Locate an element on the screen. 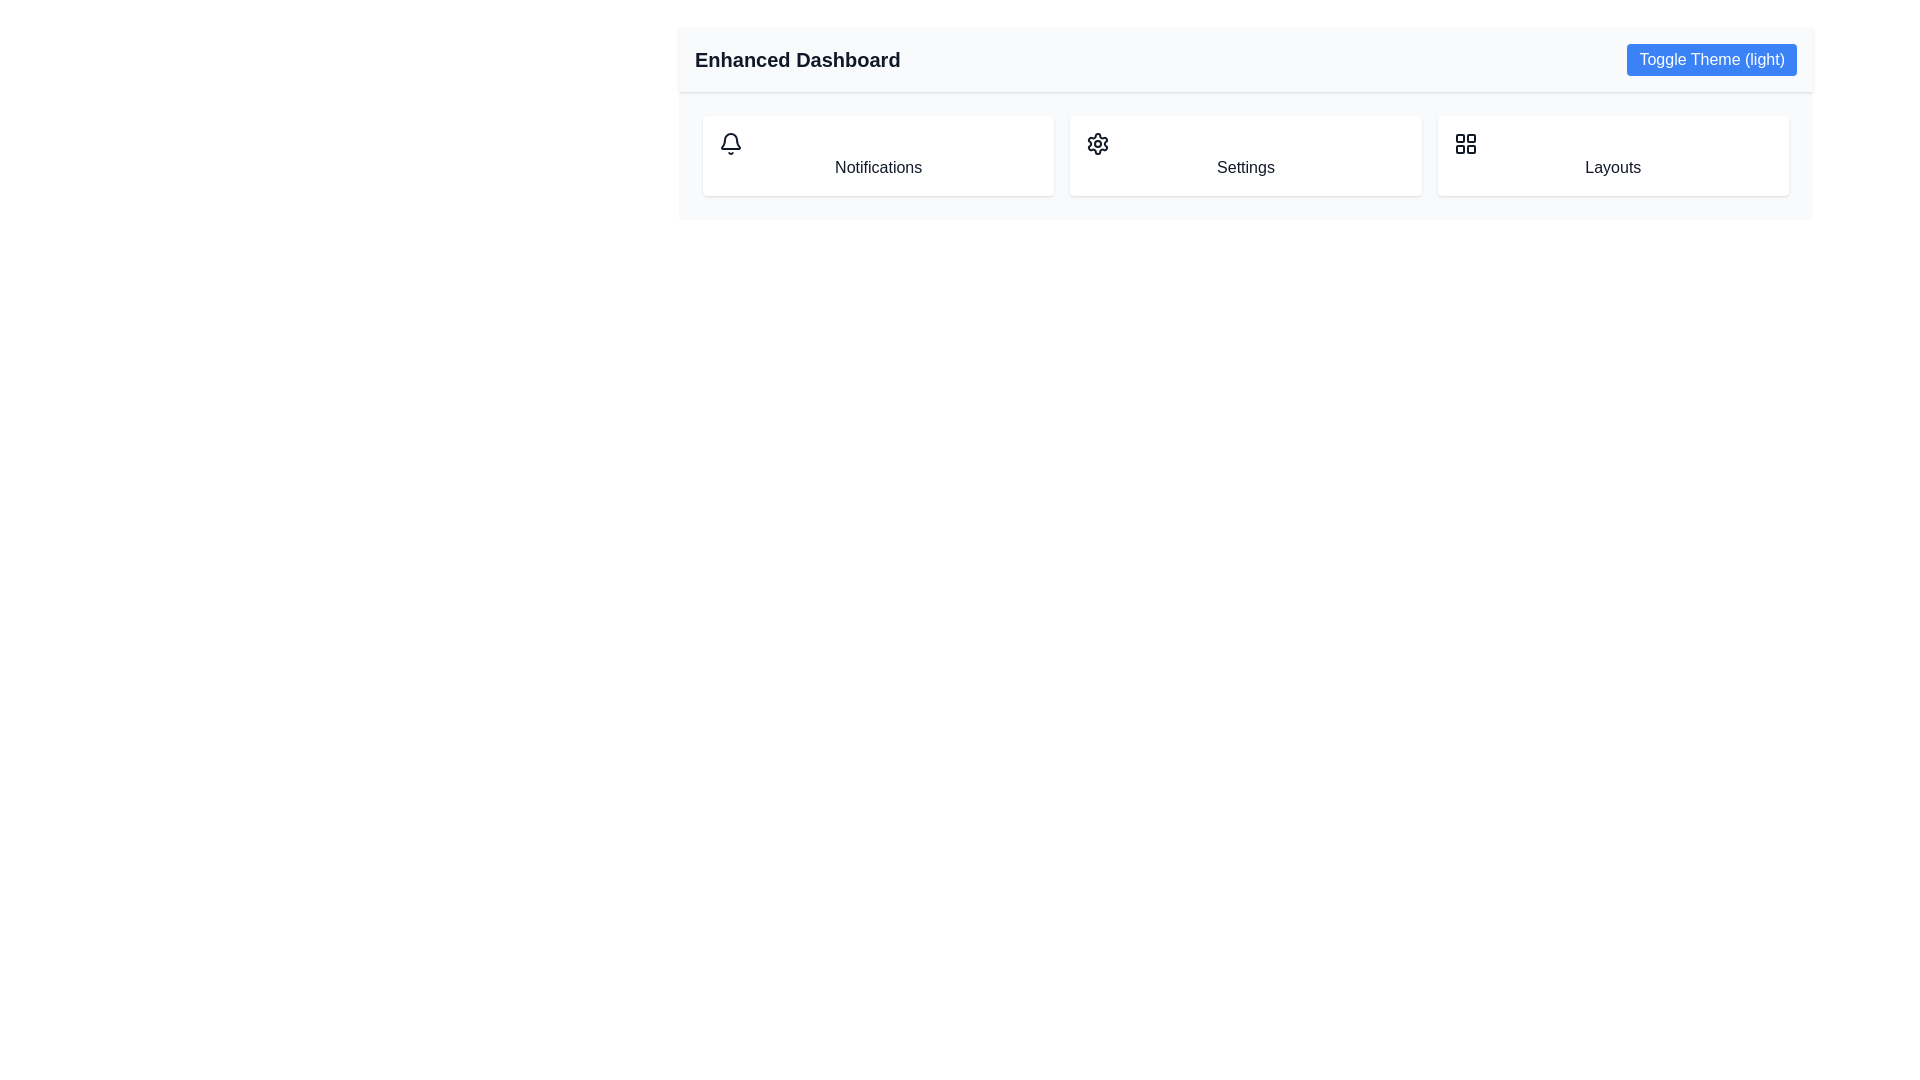 This screenshot has width=1920, height=1080. the Notifications dashboard module is located at coordinates (878, 154).